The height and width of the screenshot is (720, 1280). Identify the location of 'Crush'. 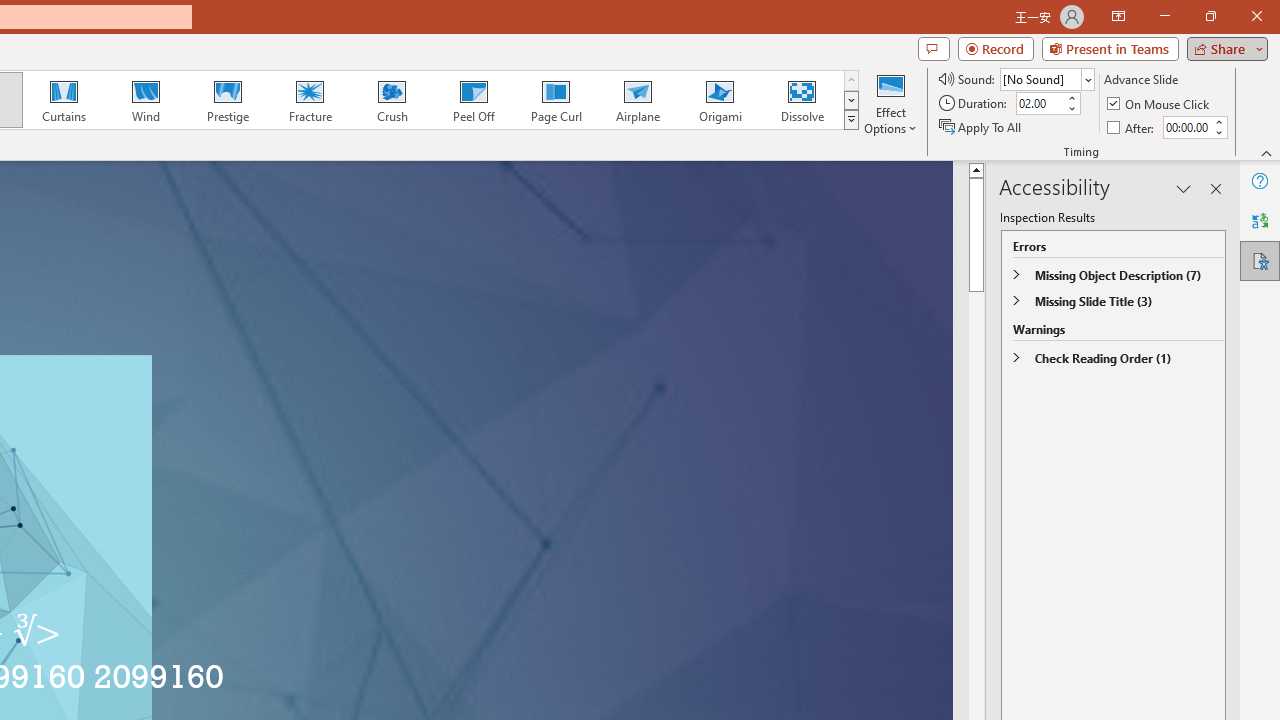
(391, 100).